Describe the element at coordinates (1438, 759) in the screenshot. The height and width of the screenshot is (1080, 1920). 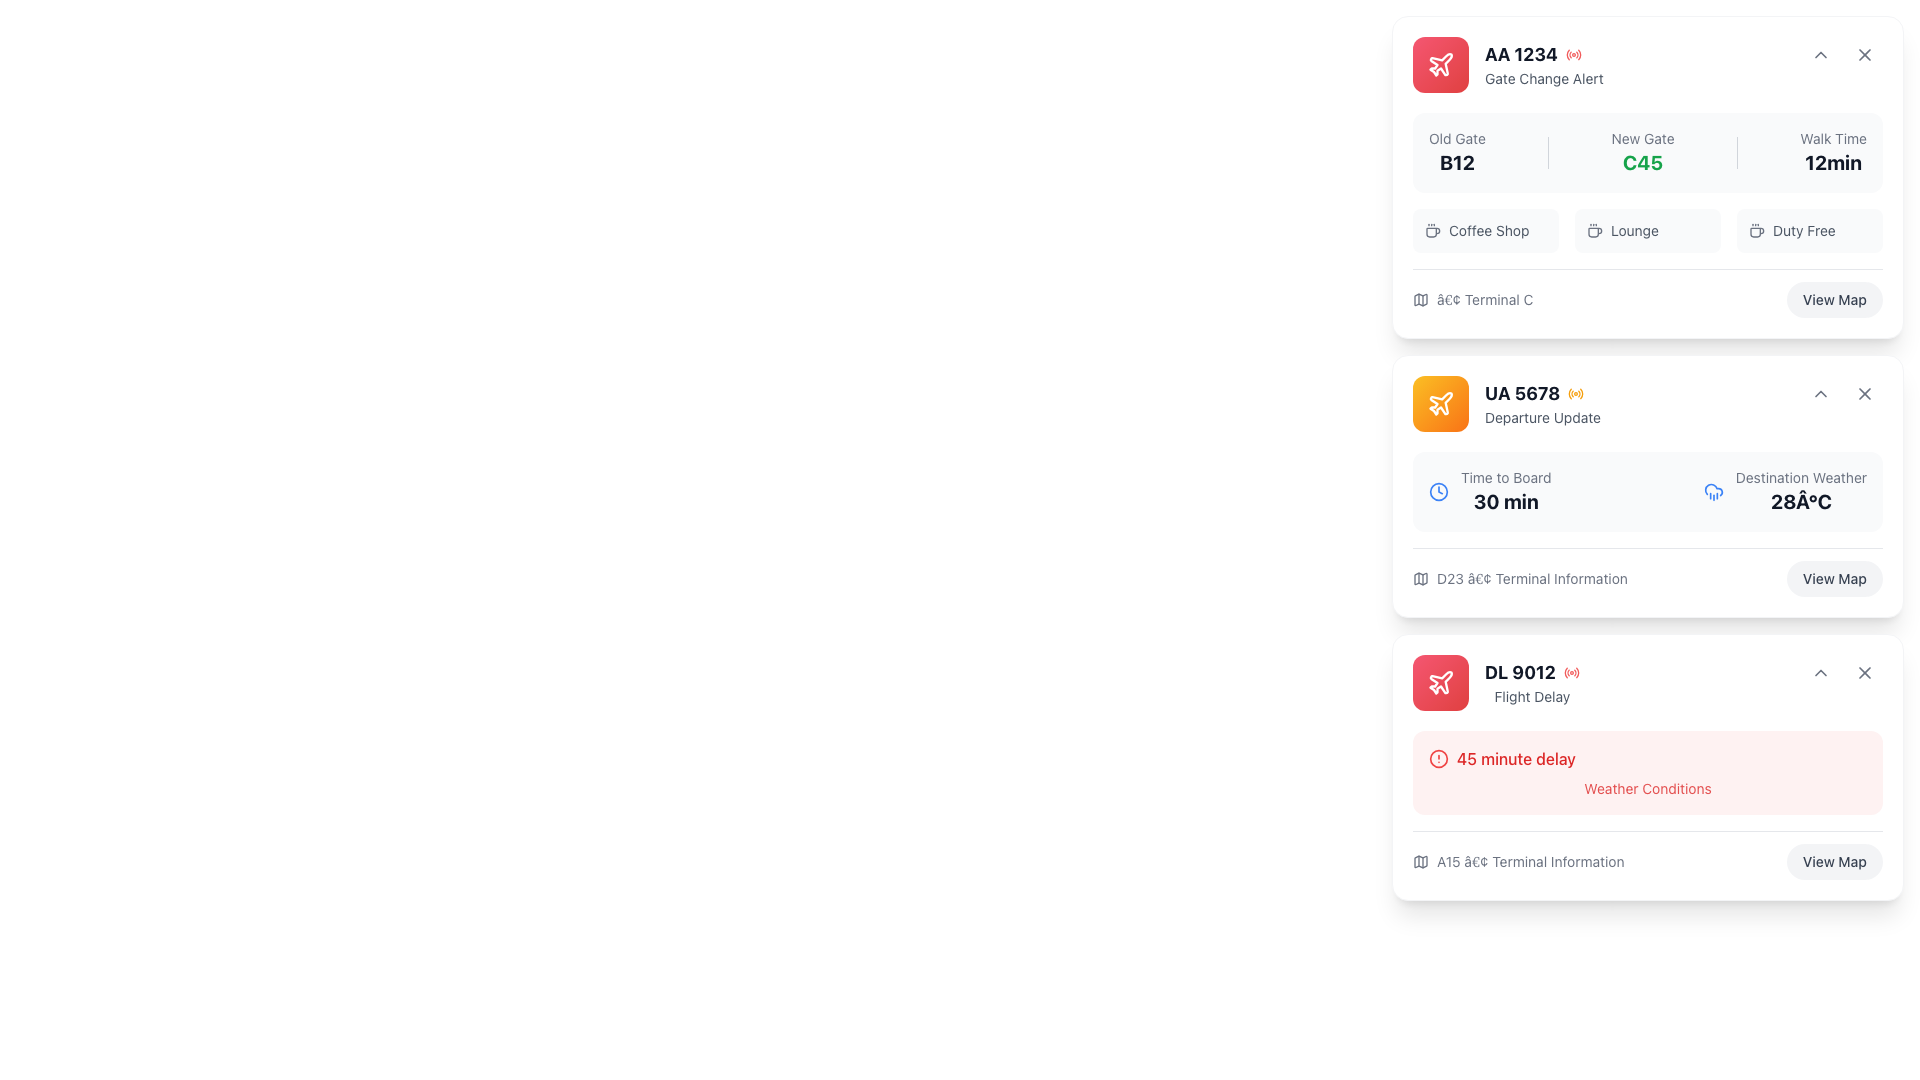
I see `the circular SVG element with a prominent red stroke, part of the alert icon in the 'DL 9012 Flight Delay' card, located left of the '45 minute delay' text` at that location.